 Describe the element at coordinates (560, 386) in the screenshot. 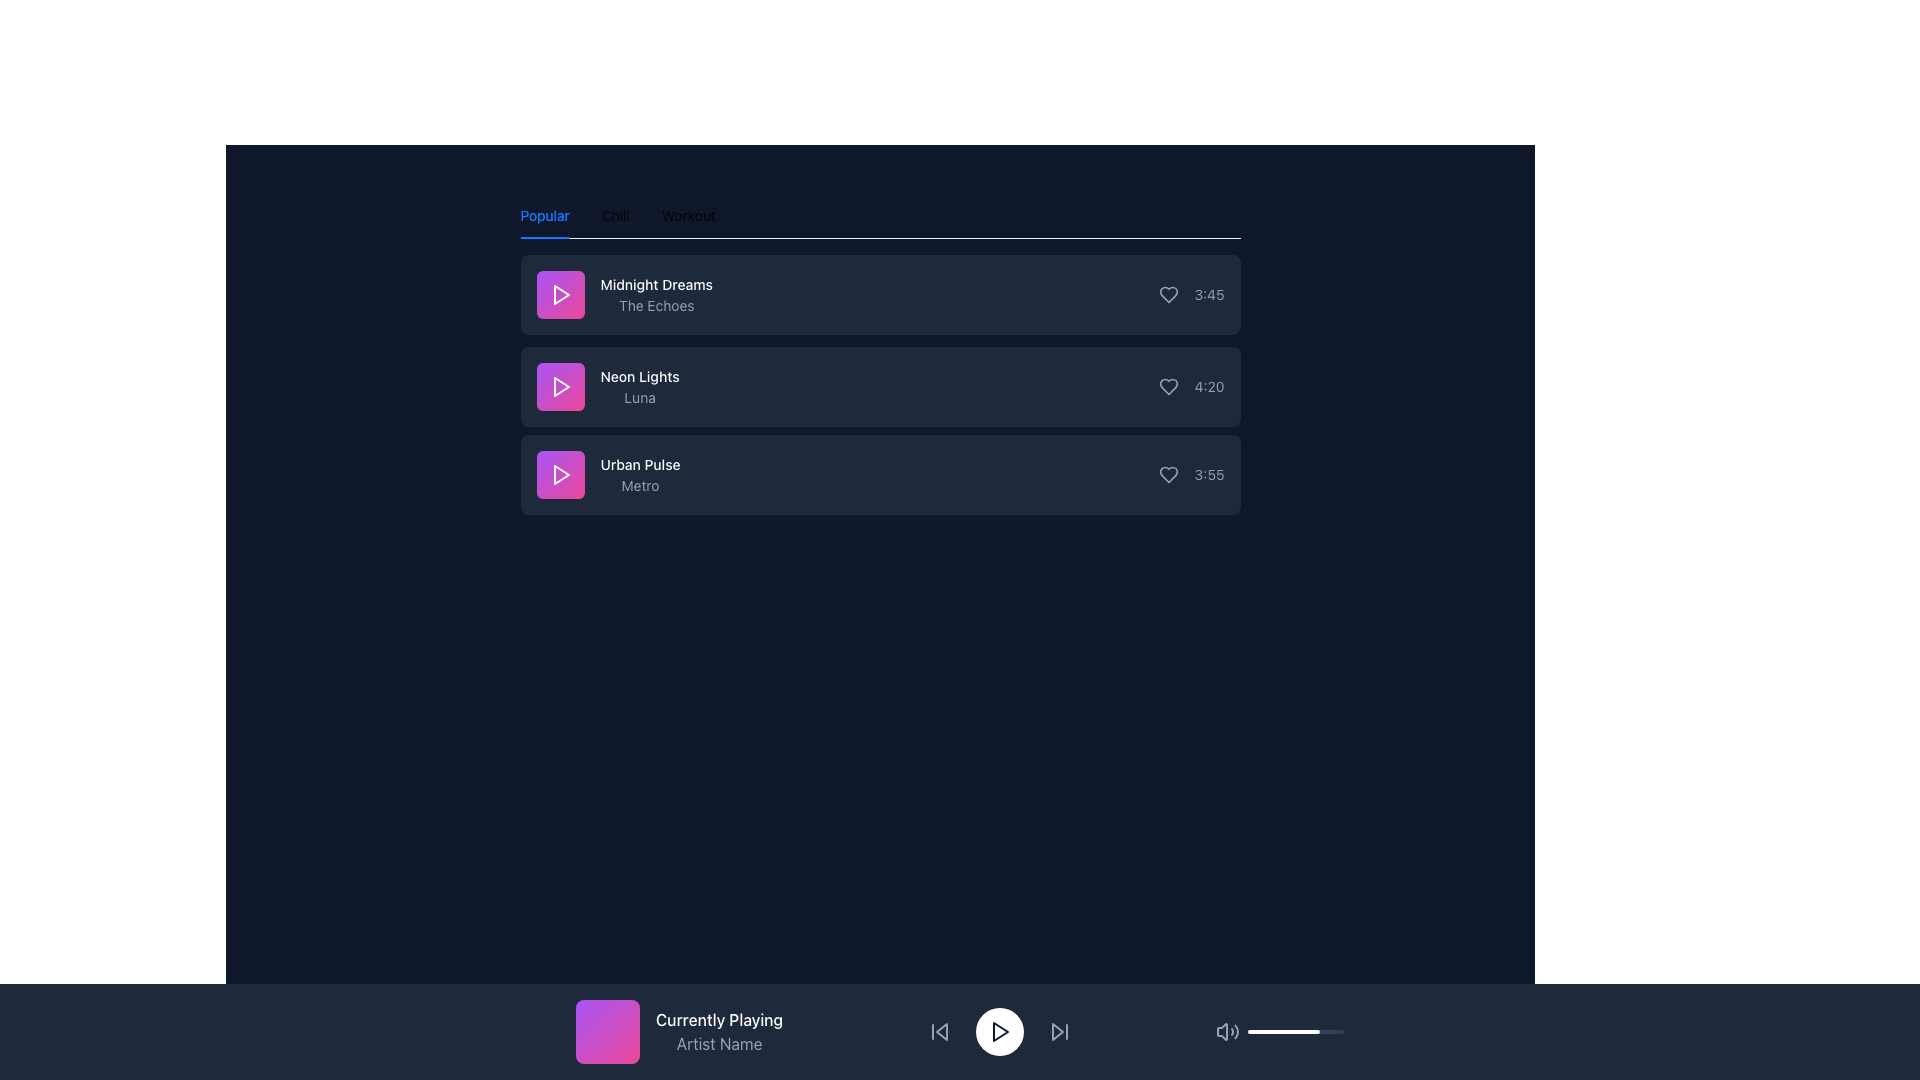

I see `the play indicator icon associated with the song 'Neon Lights', which is positioned within the second item of the song list, aligned left next to the title` at that location.